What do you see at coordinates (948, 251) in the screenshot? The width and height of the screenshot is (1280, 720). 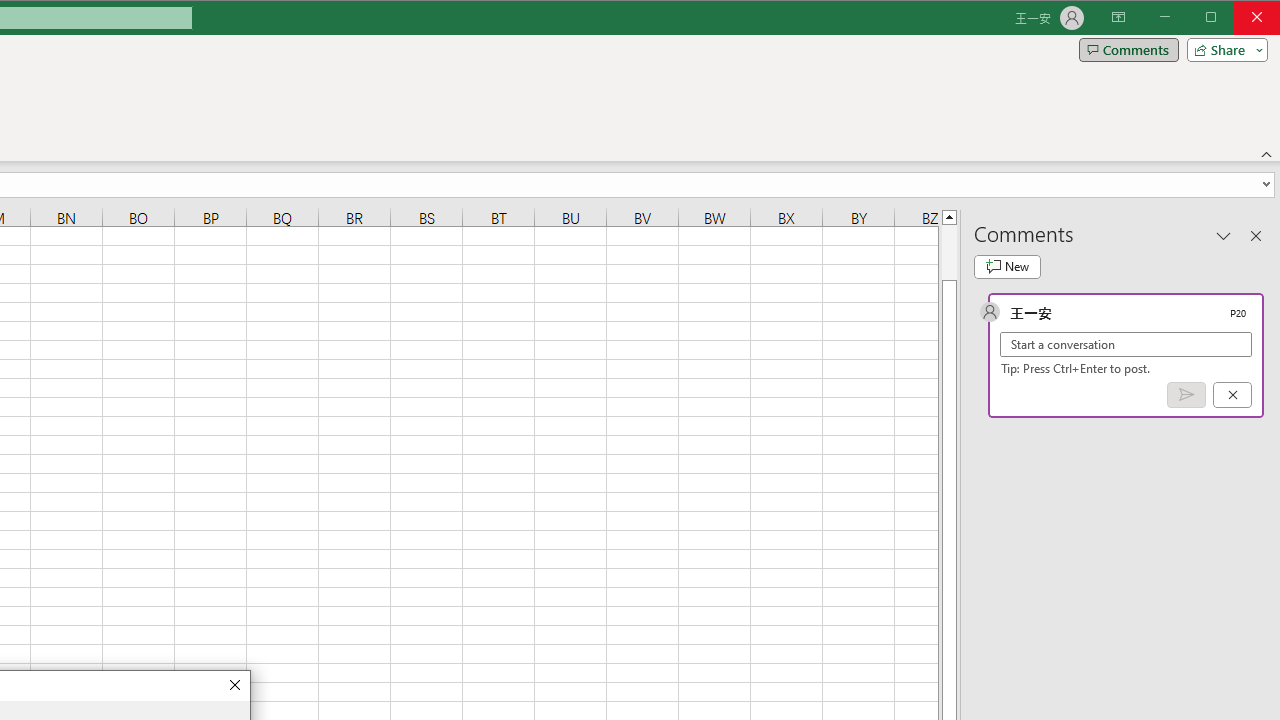 I see `'Page up'` at bounding box center [948, 251].